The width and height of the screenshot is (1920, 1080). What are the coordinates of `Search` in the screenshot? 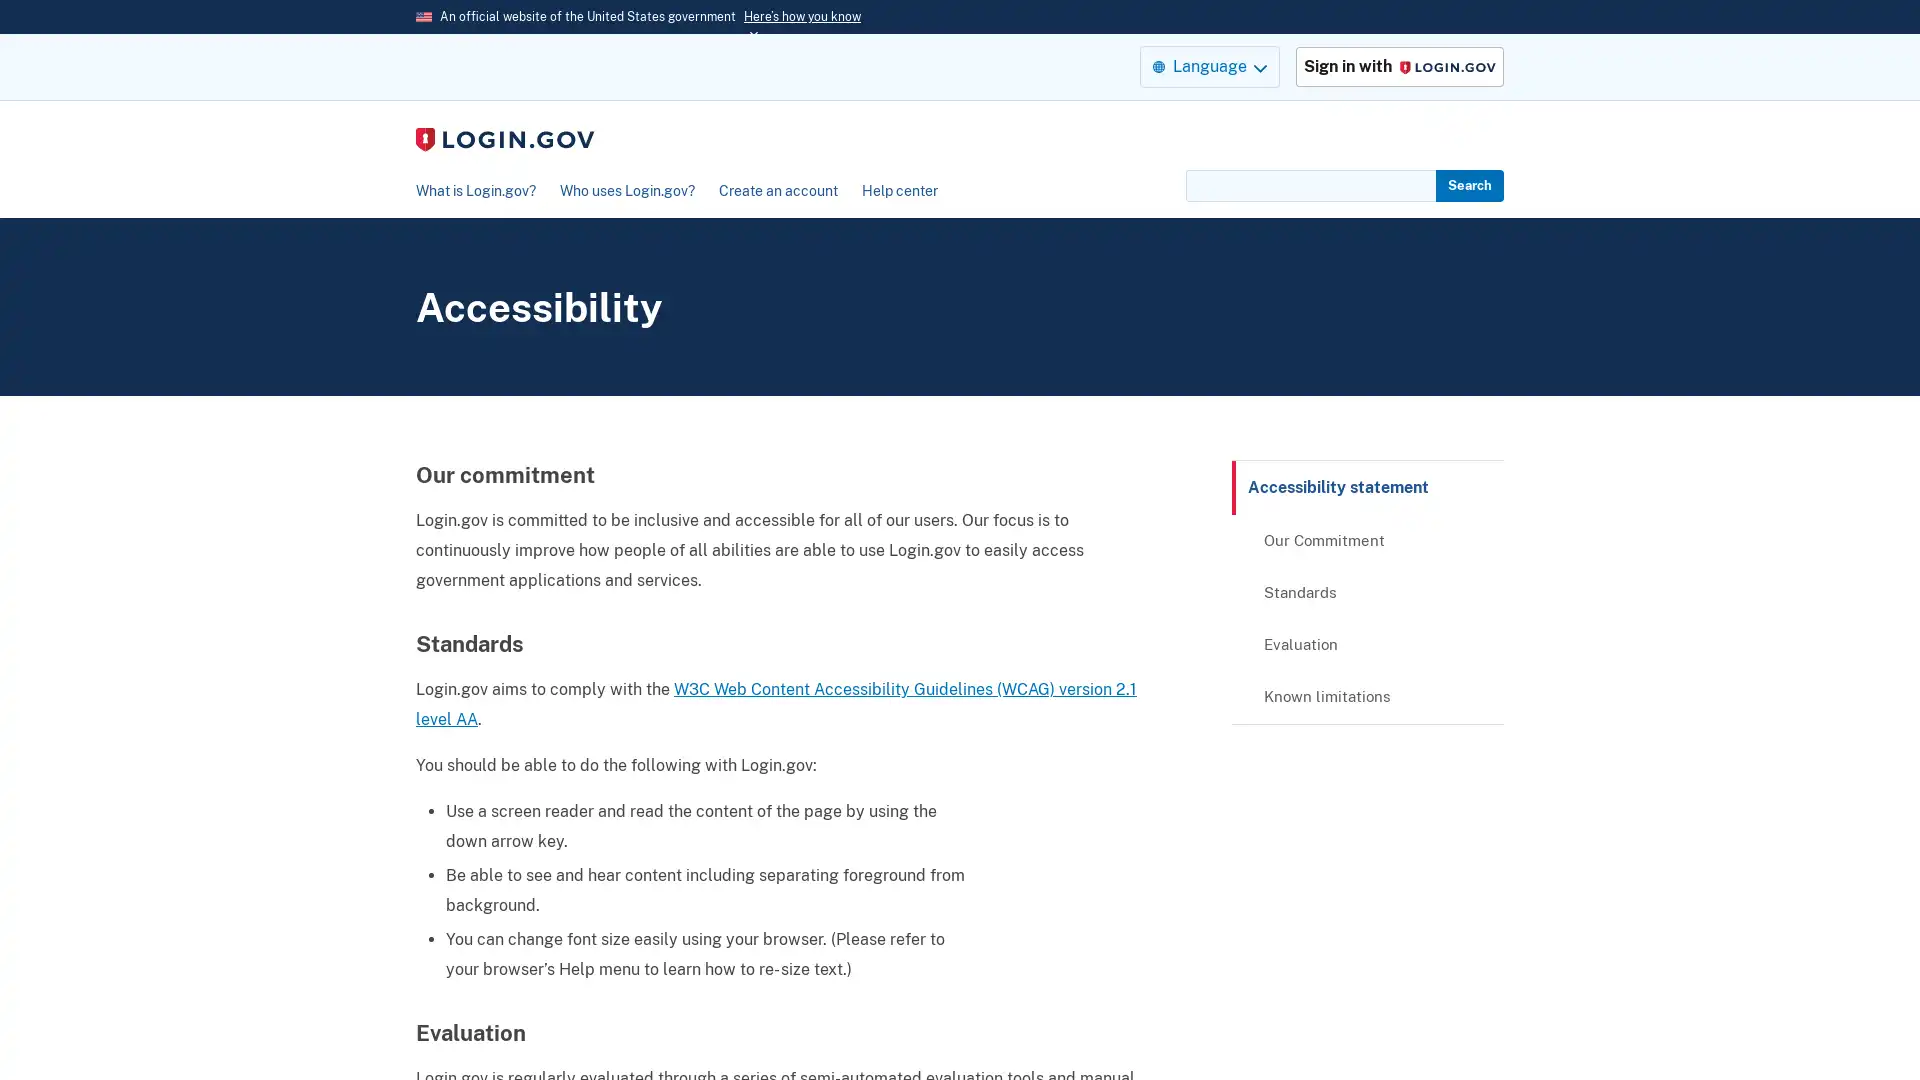 It's located at (1469, 185).